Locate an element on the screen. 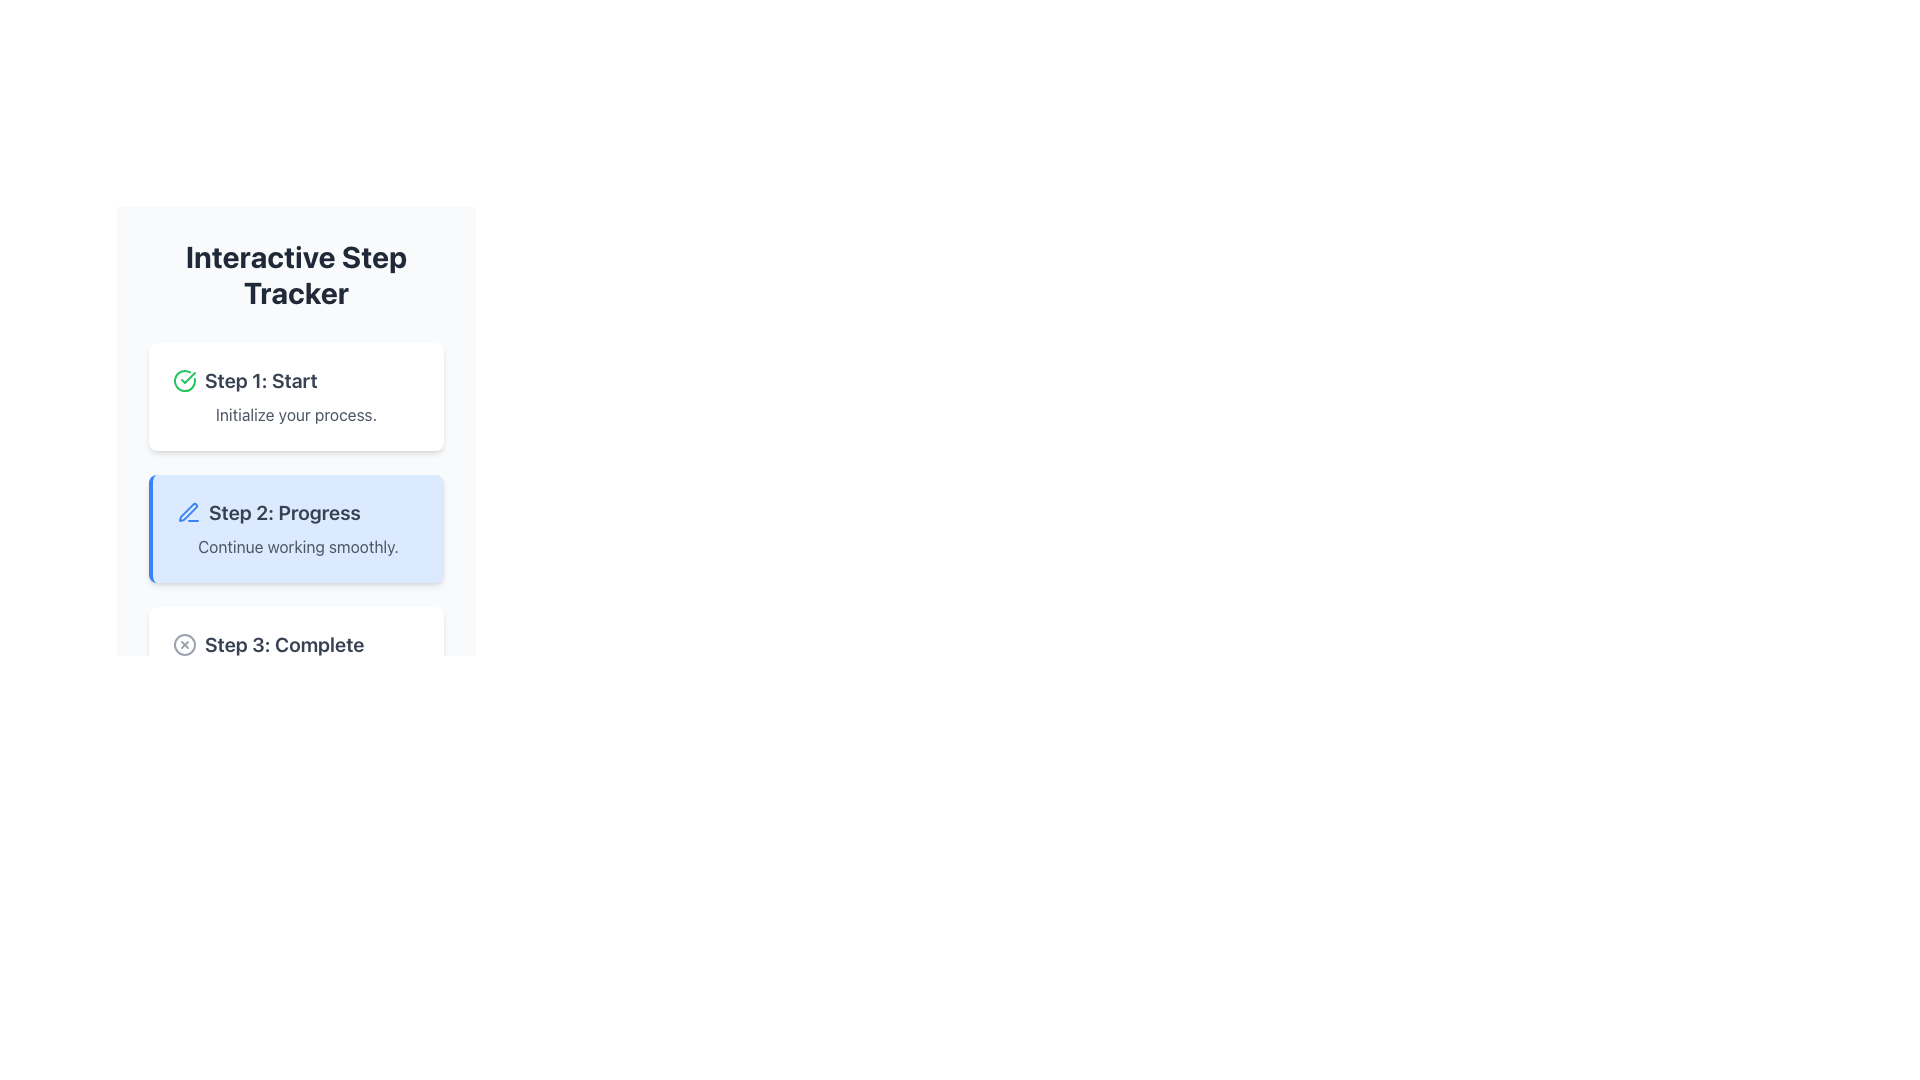  the second card in the 'Interactive Step Tracker' titled 'Progress', which indicates the second step of a process with the description 'Continue working smoothly.' is located at coordinates (295, 527).